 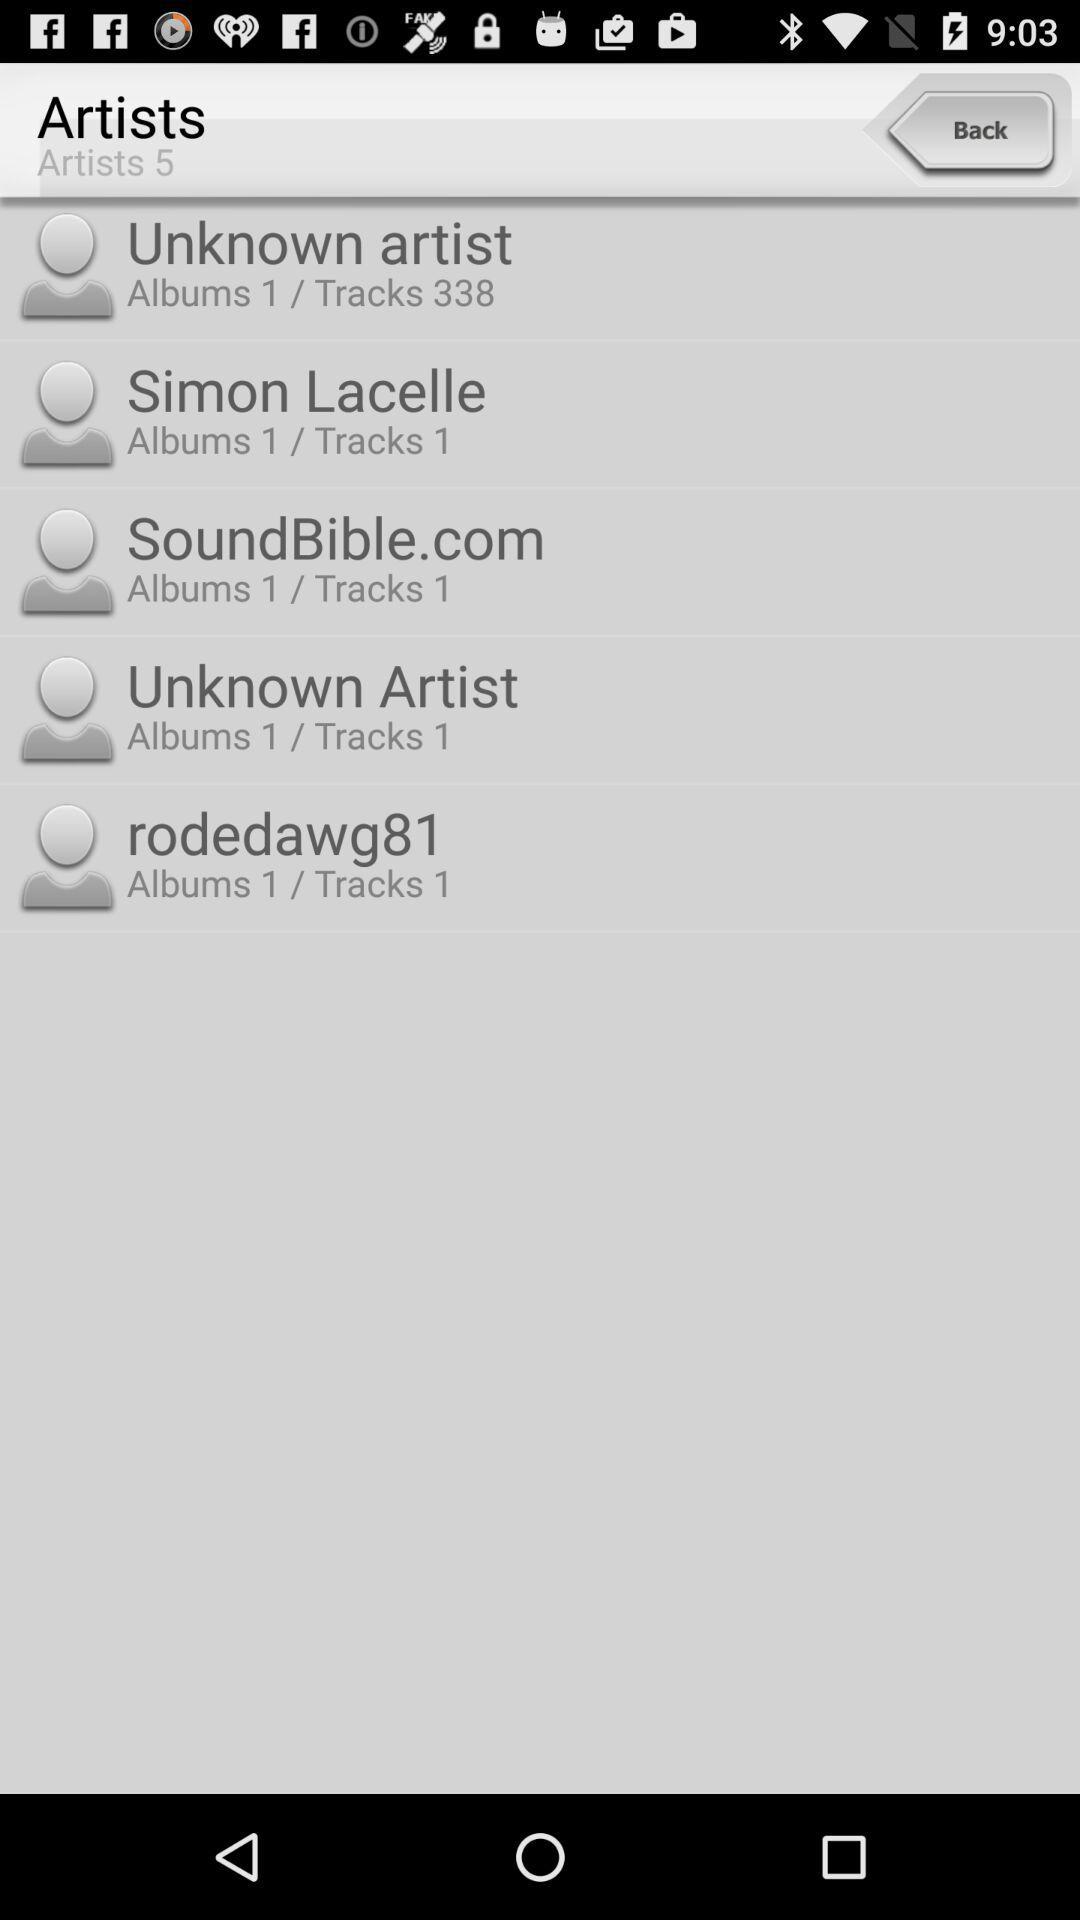 I want to click on the app above the unknown artist icon, so click(x=965, y=129).